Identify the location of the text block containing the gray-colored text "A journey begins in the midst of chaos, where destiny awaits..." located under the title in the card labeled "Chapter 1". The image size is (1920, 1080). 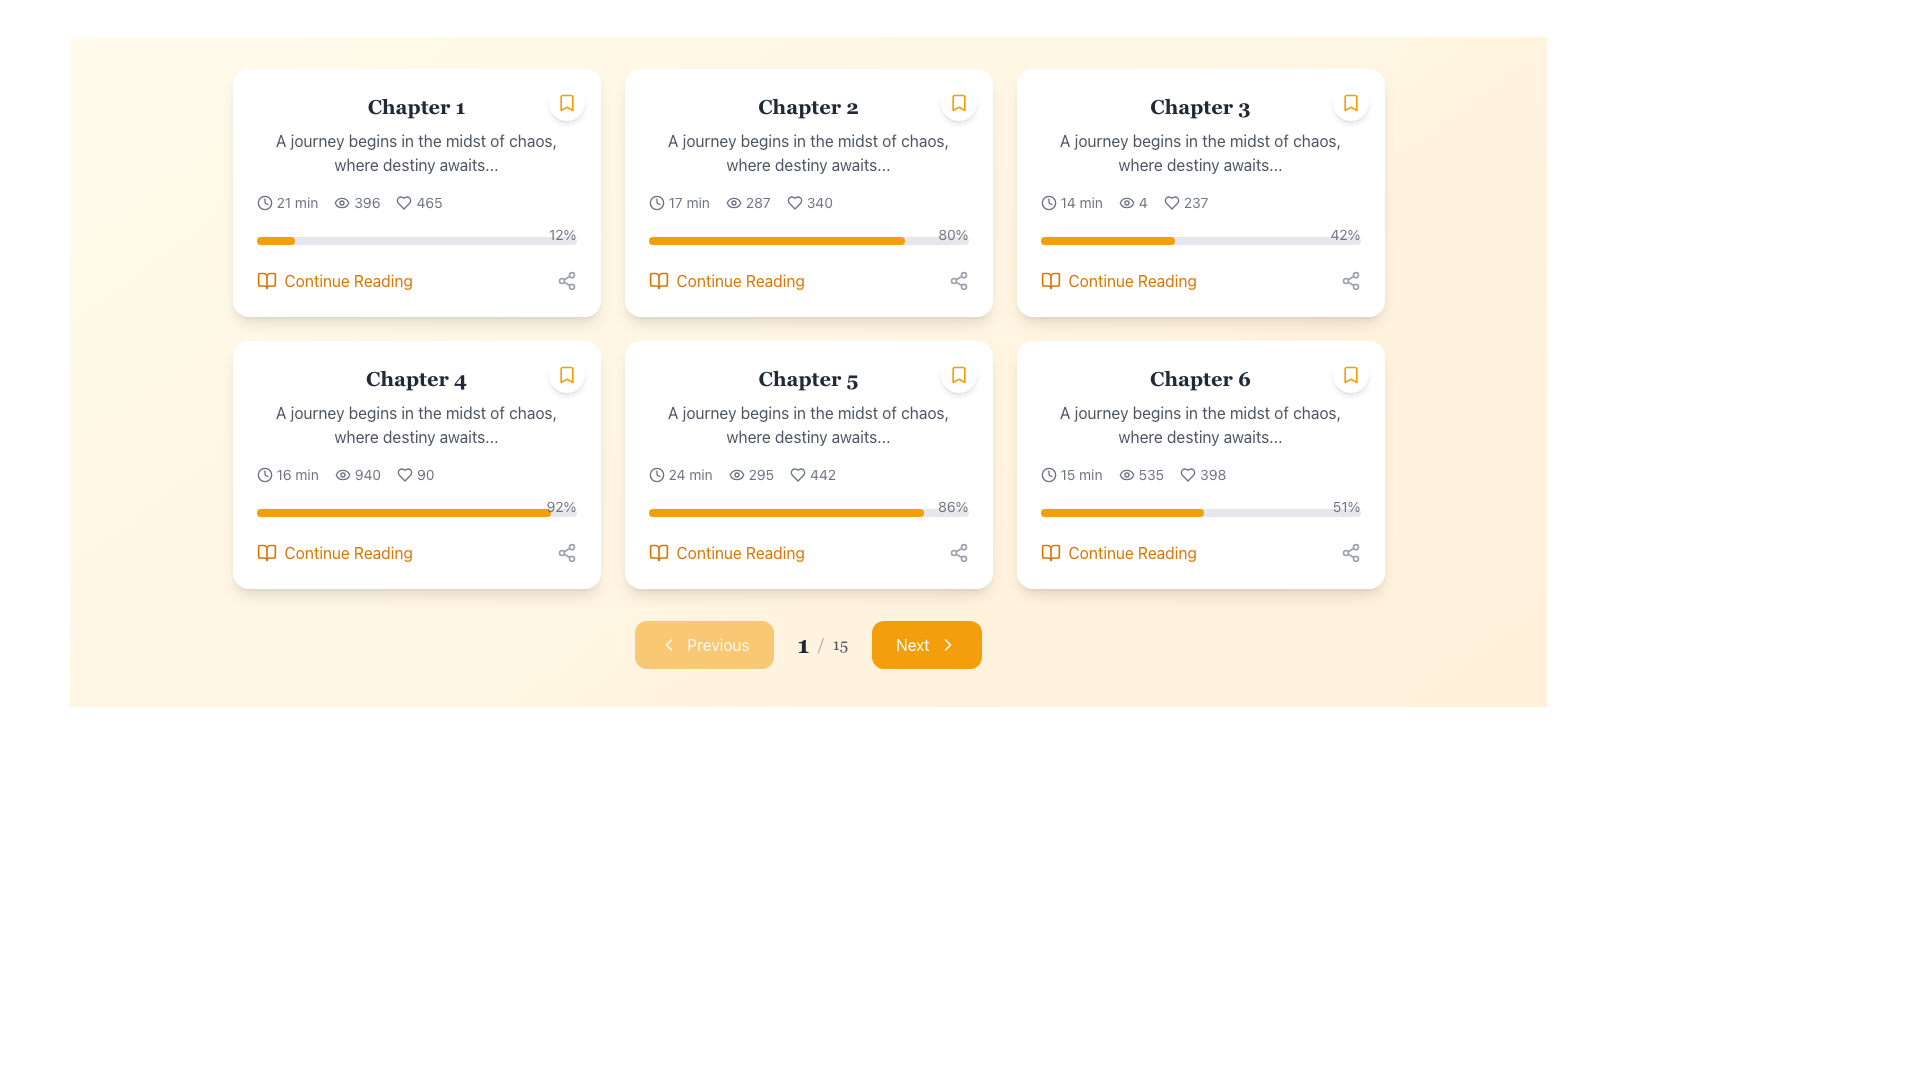
(415, 152).